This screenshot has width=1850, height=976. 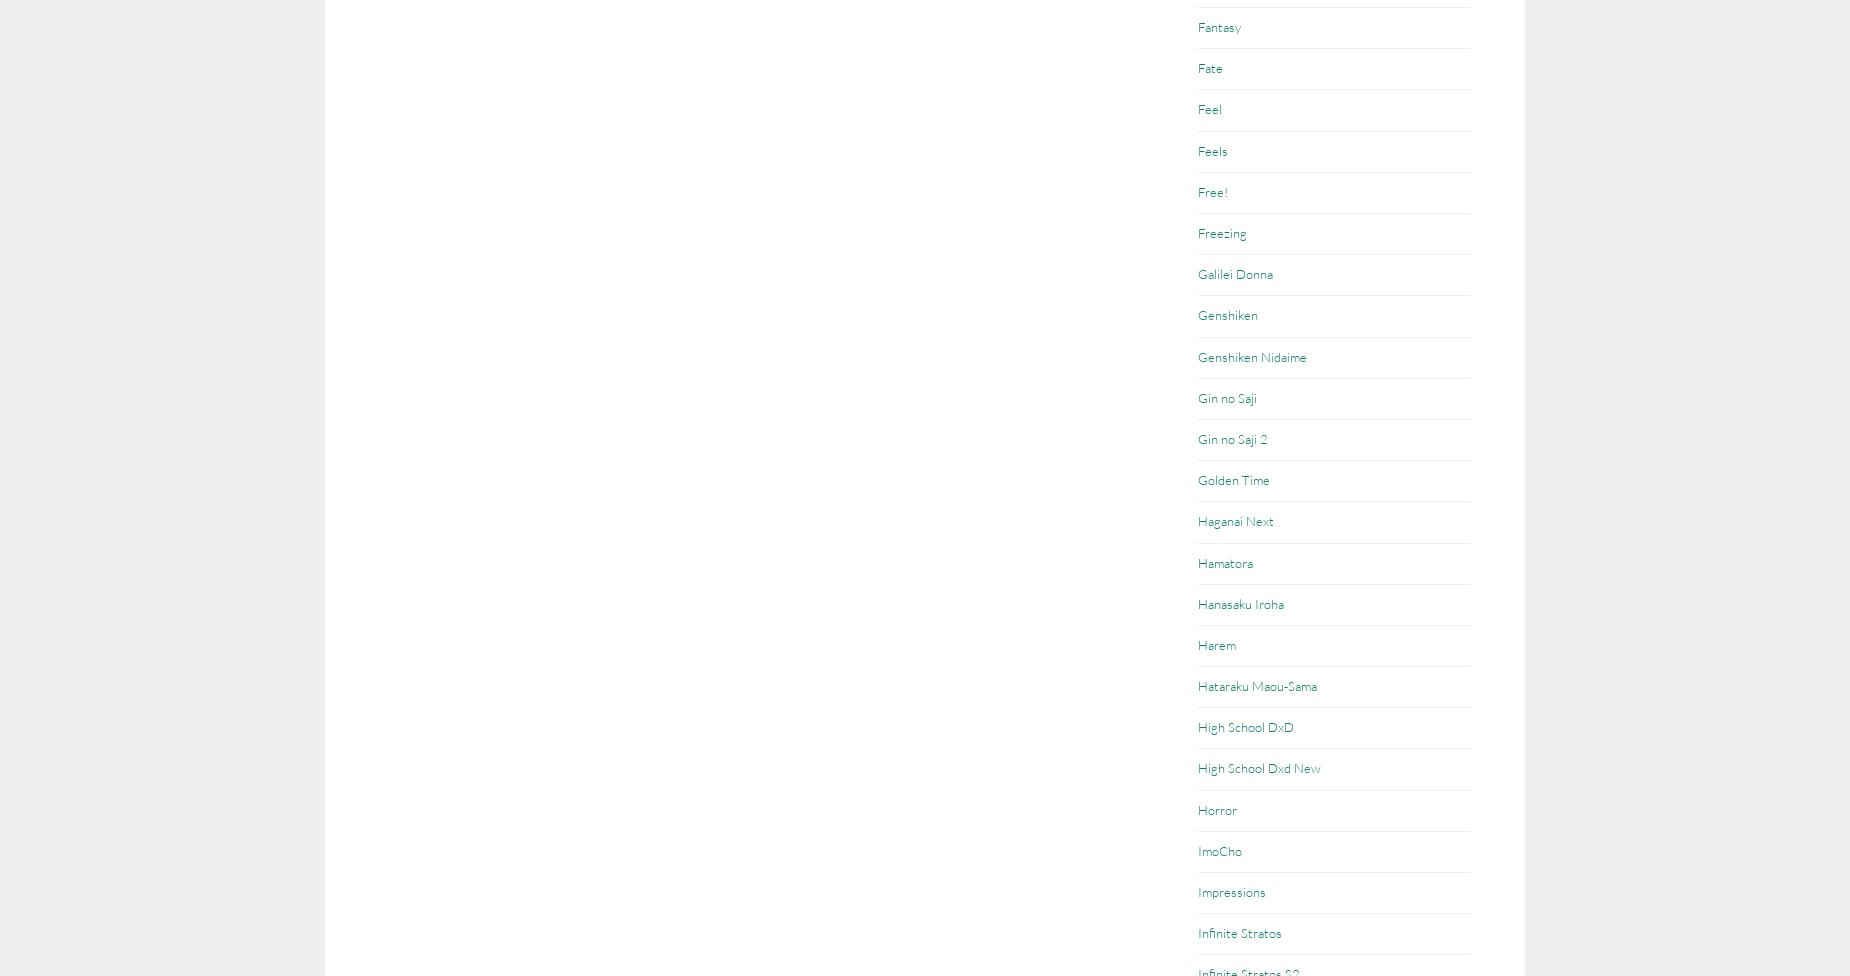 I want to click on 'Gin no Saji 2', so click(x=1232, y=437).